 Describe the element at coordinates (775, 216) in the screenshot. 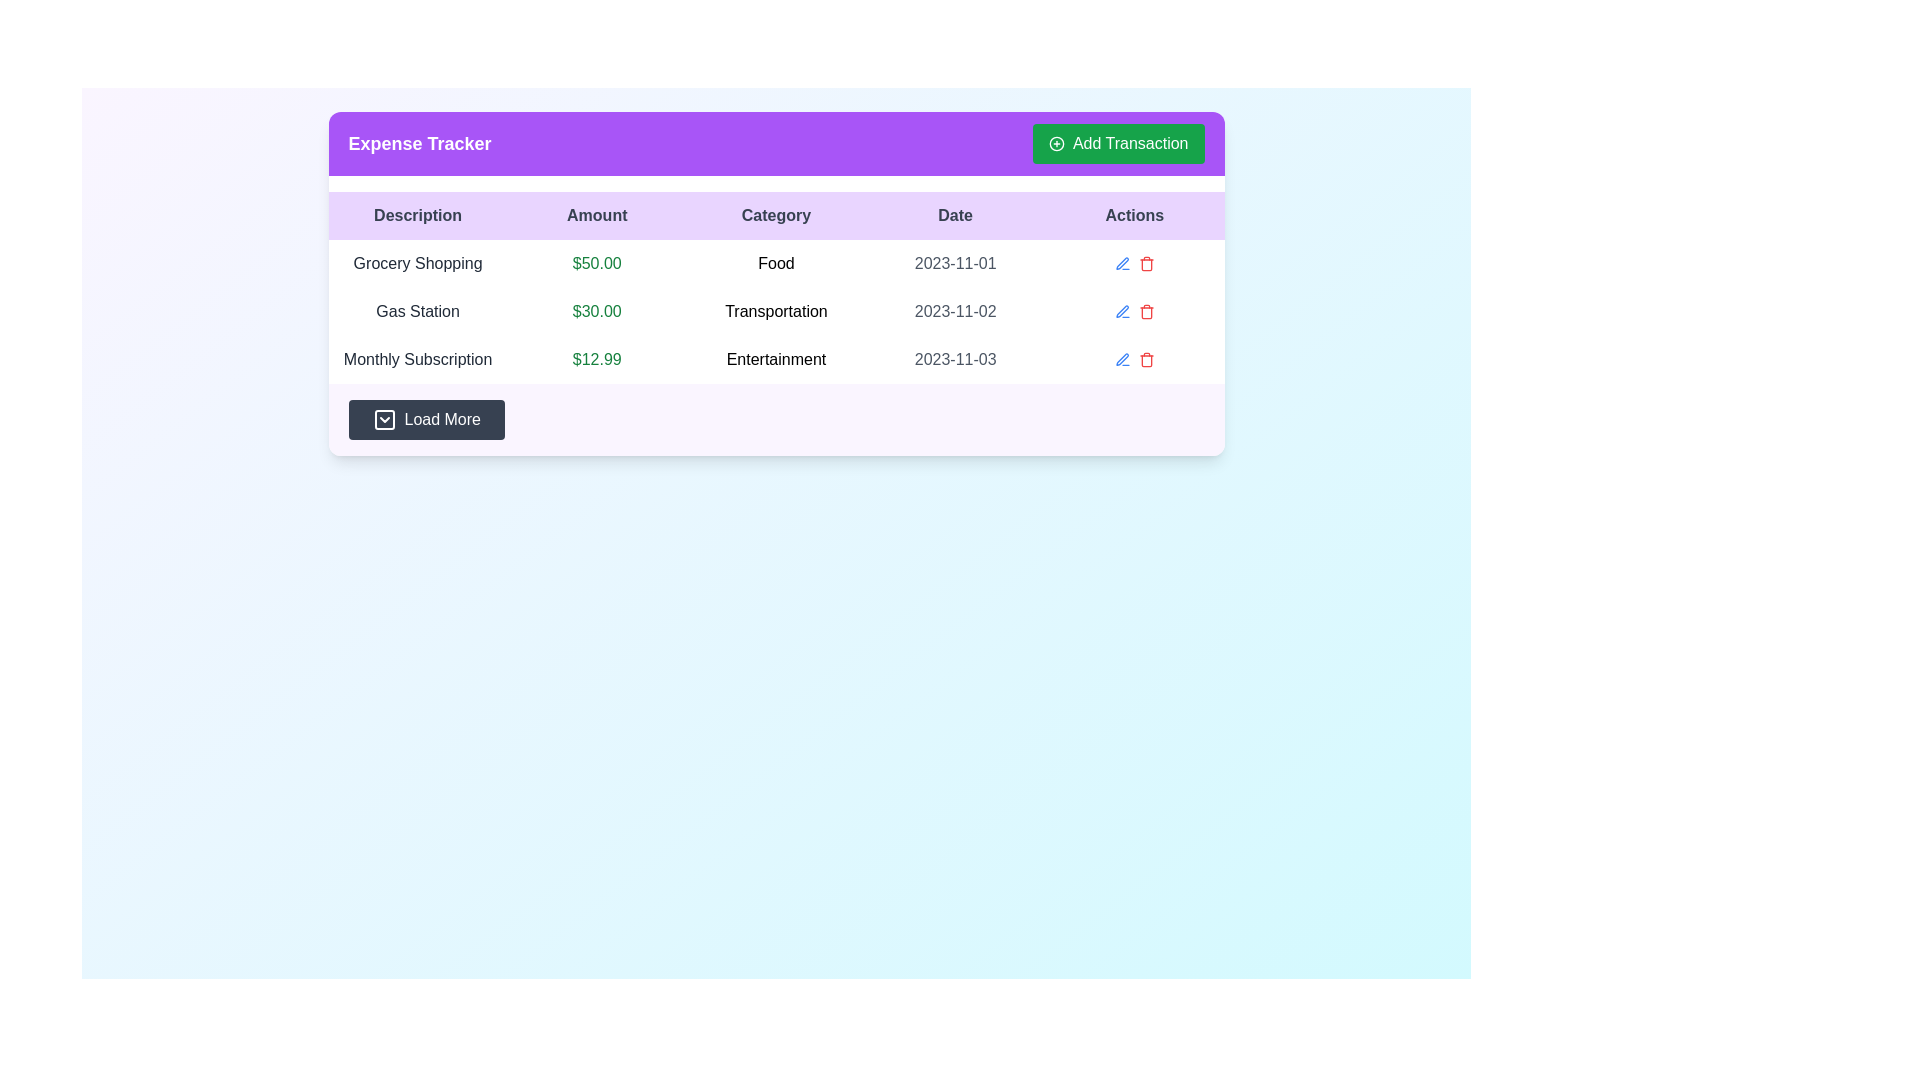

I see `the 'Category' text label, which has a light gray background and dark gray text, positioned between the 'Amount' and 'Date' labels in a horizontal row` at that location.